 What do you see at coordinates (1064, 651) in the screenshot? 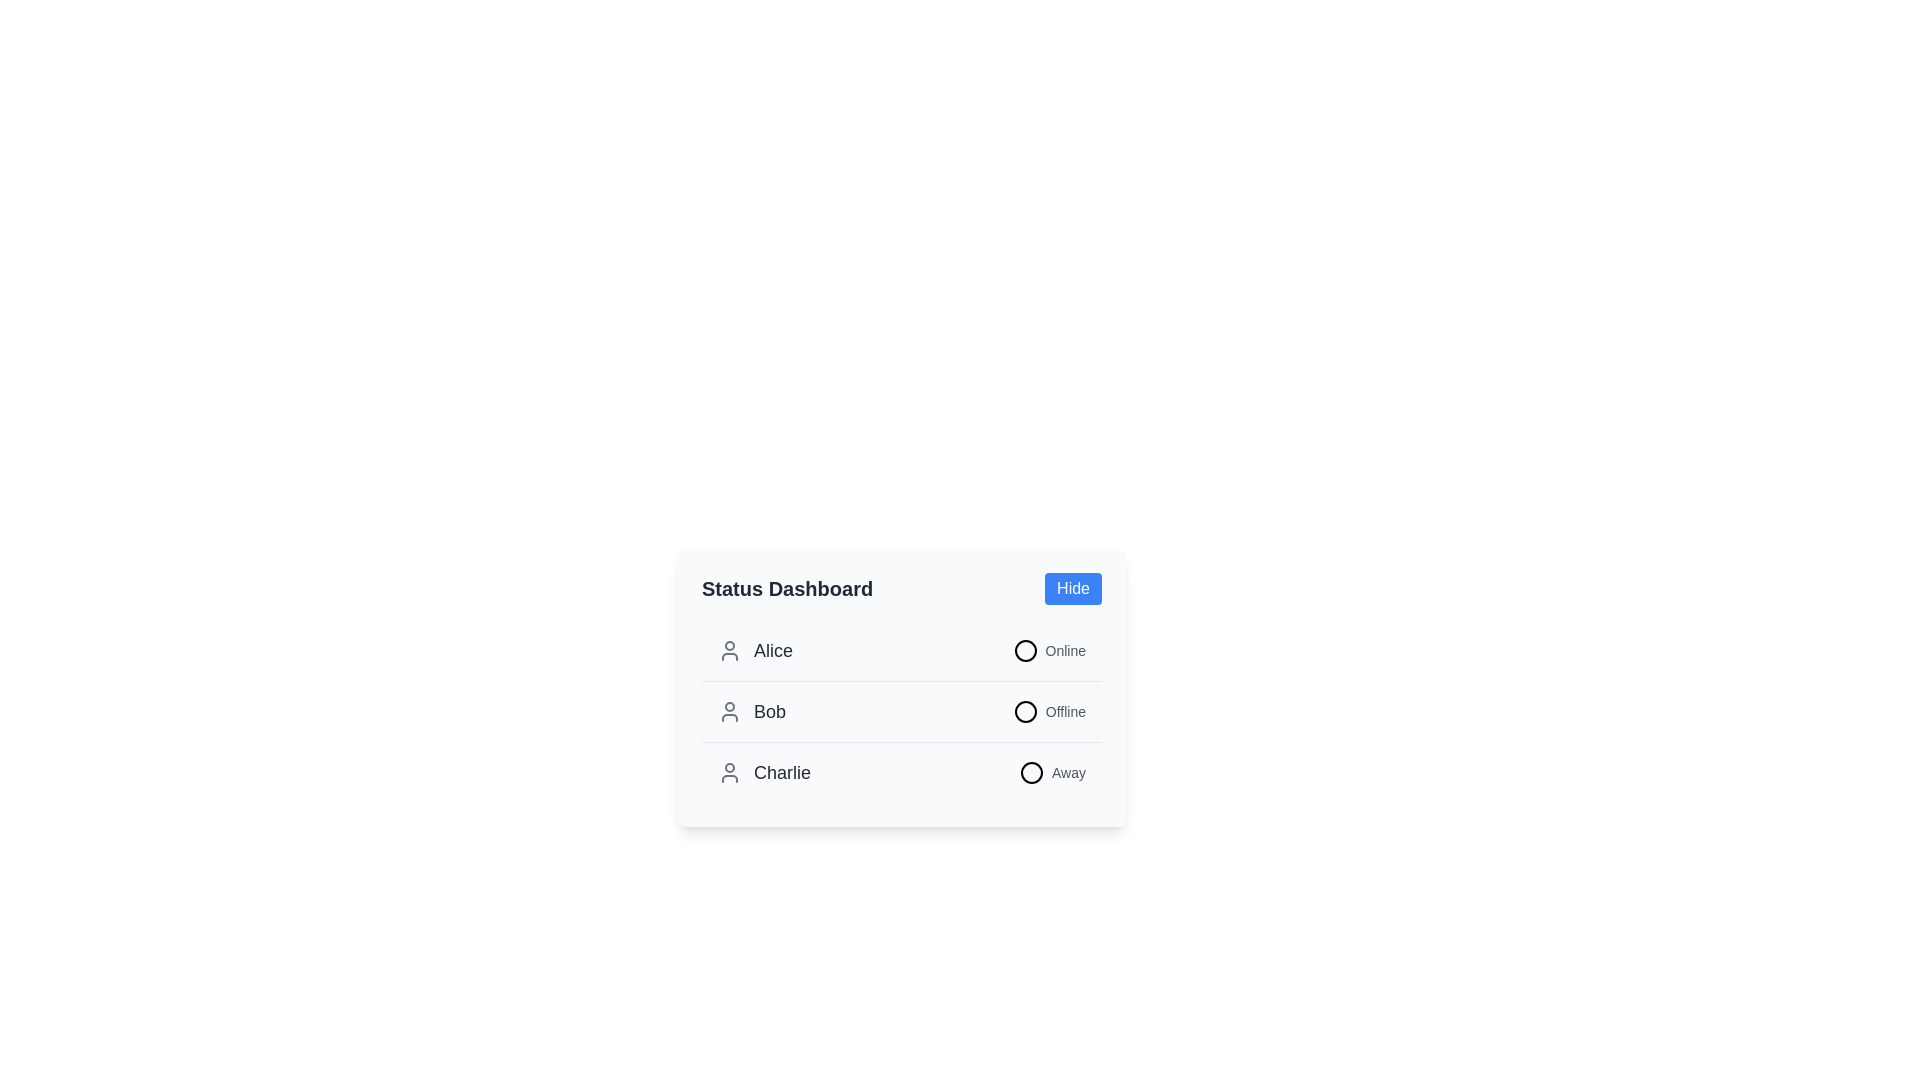
I see `the static text label indicating 'Online' status for the user 'Alice' in the Status Dashboard` at bounding box center [1064, 651].